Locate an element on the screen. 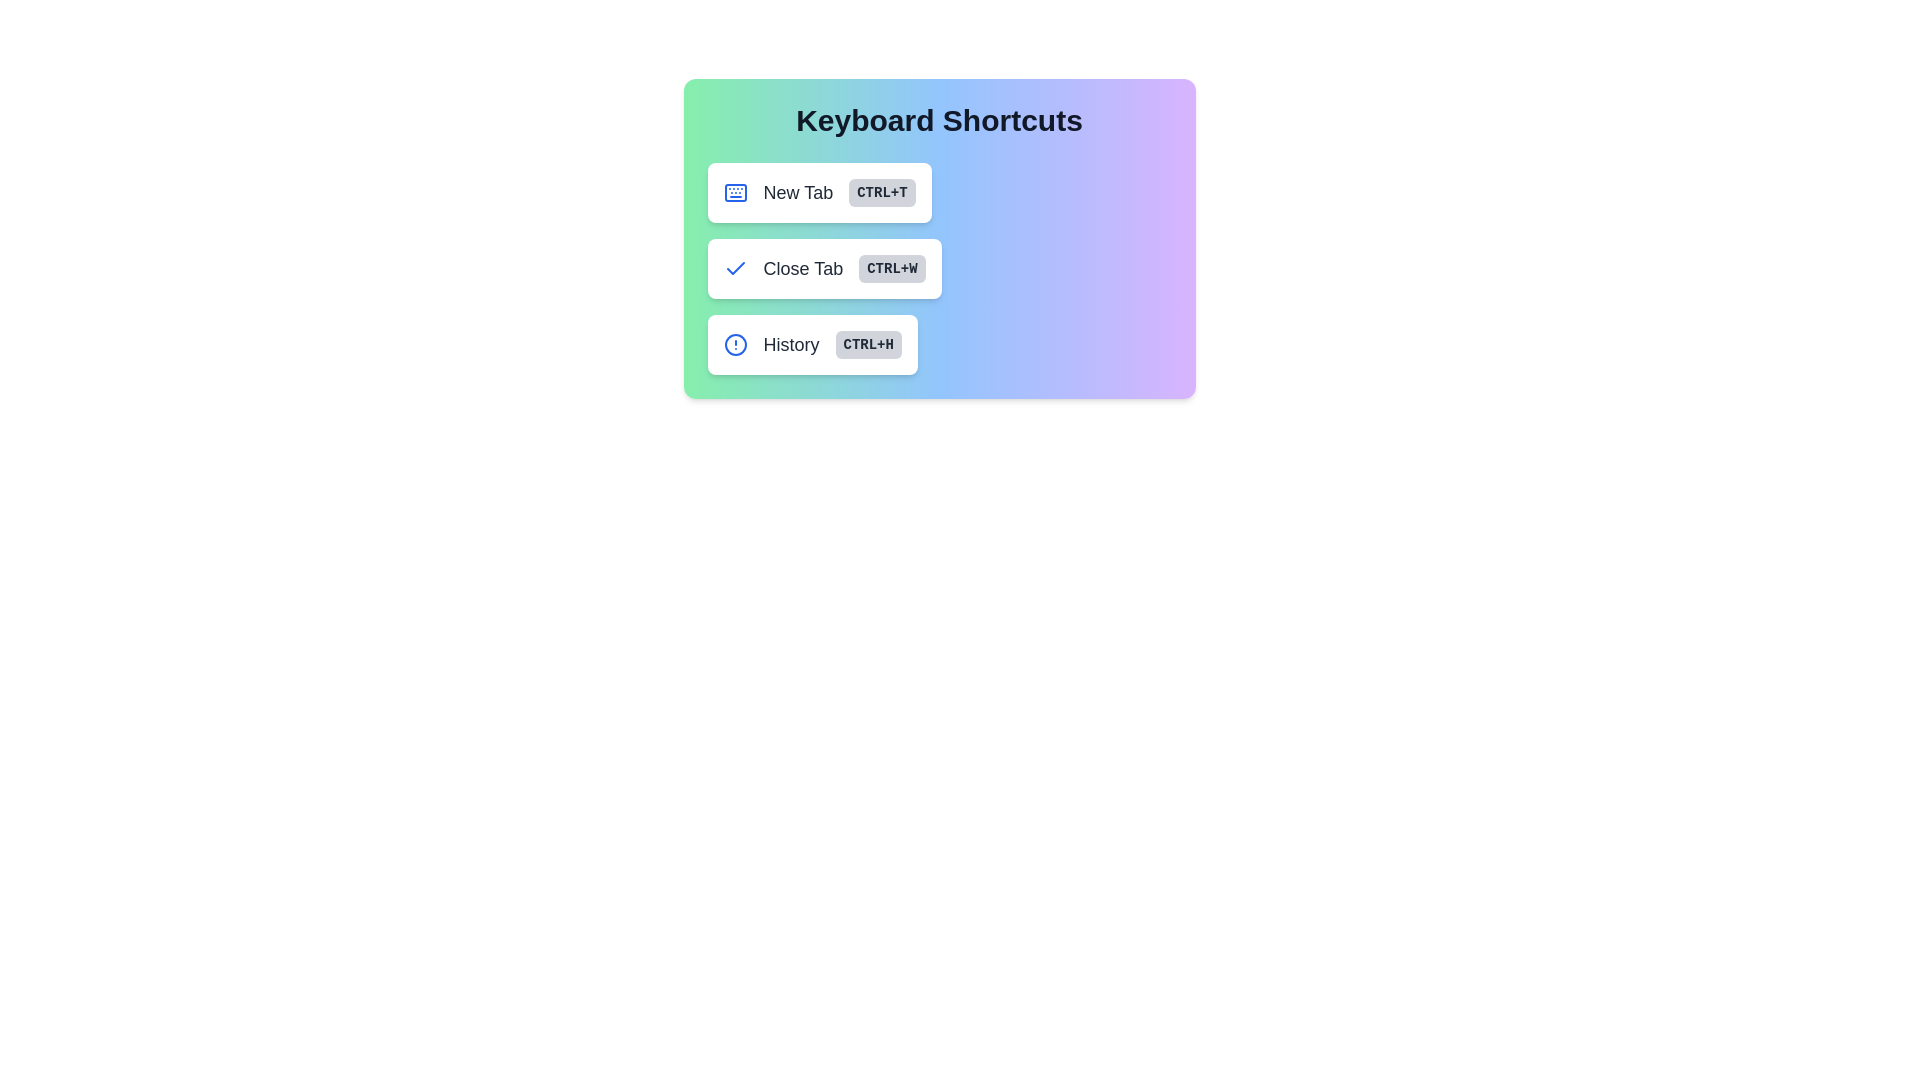 This screenshot has width=1920, height=1080. the decorative warning icon located to the far-left side of the 'History Ctrl+H' button, which is the first element among its siblings is located at coordinates (734, 343).